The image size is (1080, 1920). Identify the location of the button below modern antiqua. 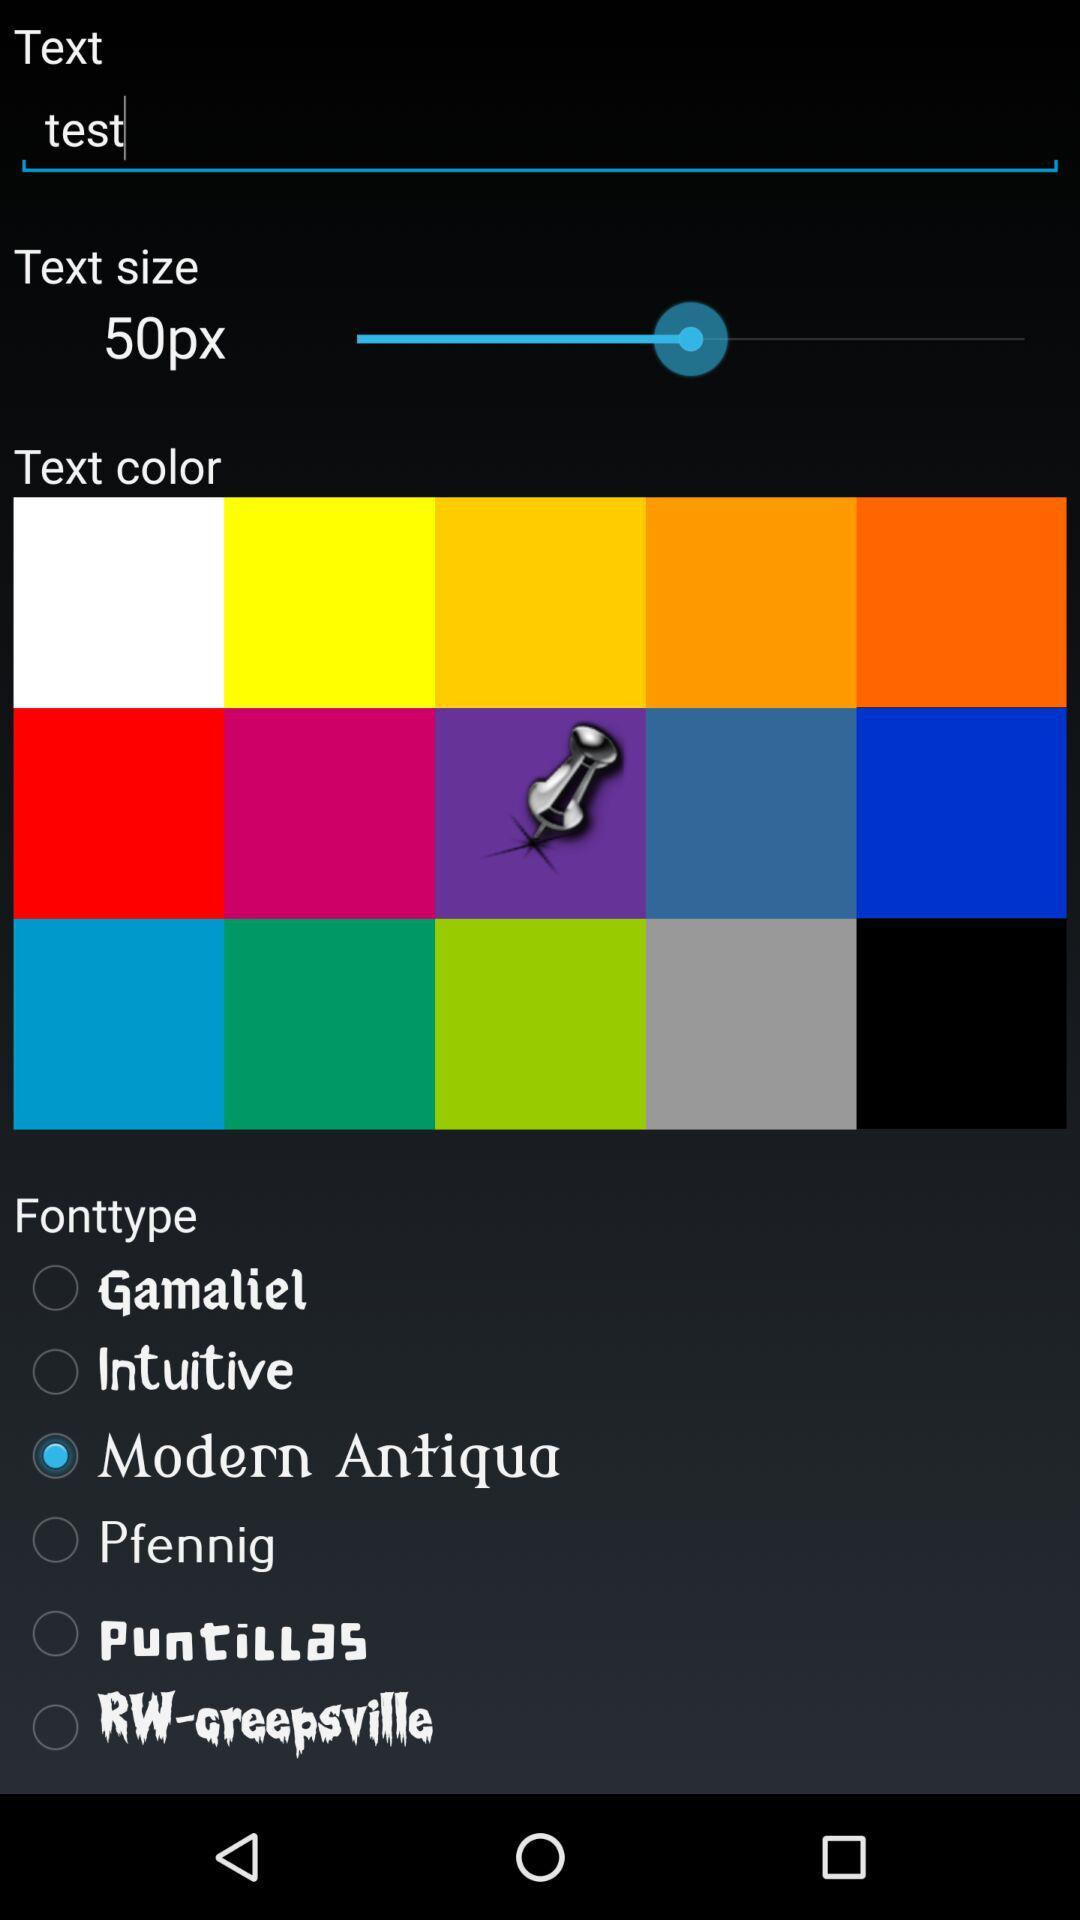
(540, 1539).